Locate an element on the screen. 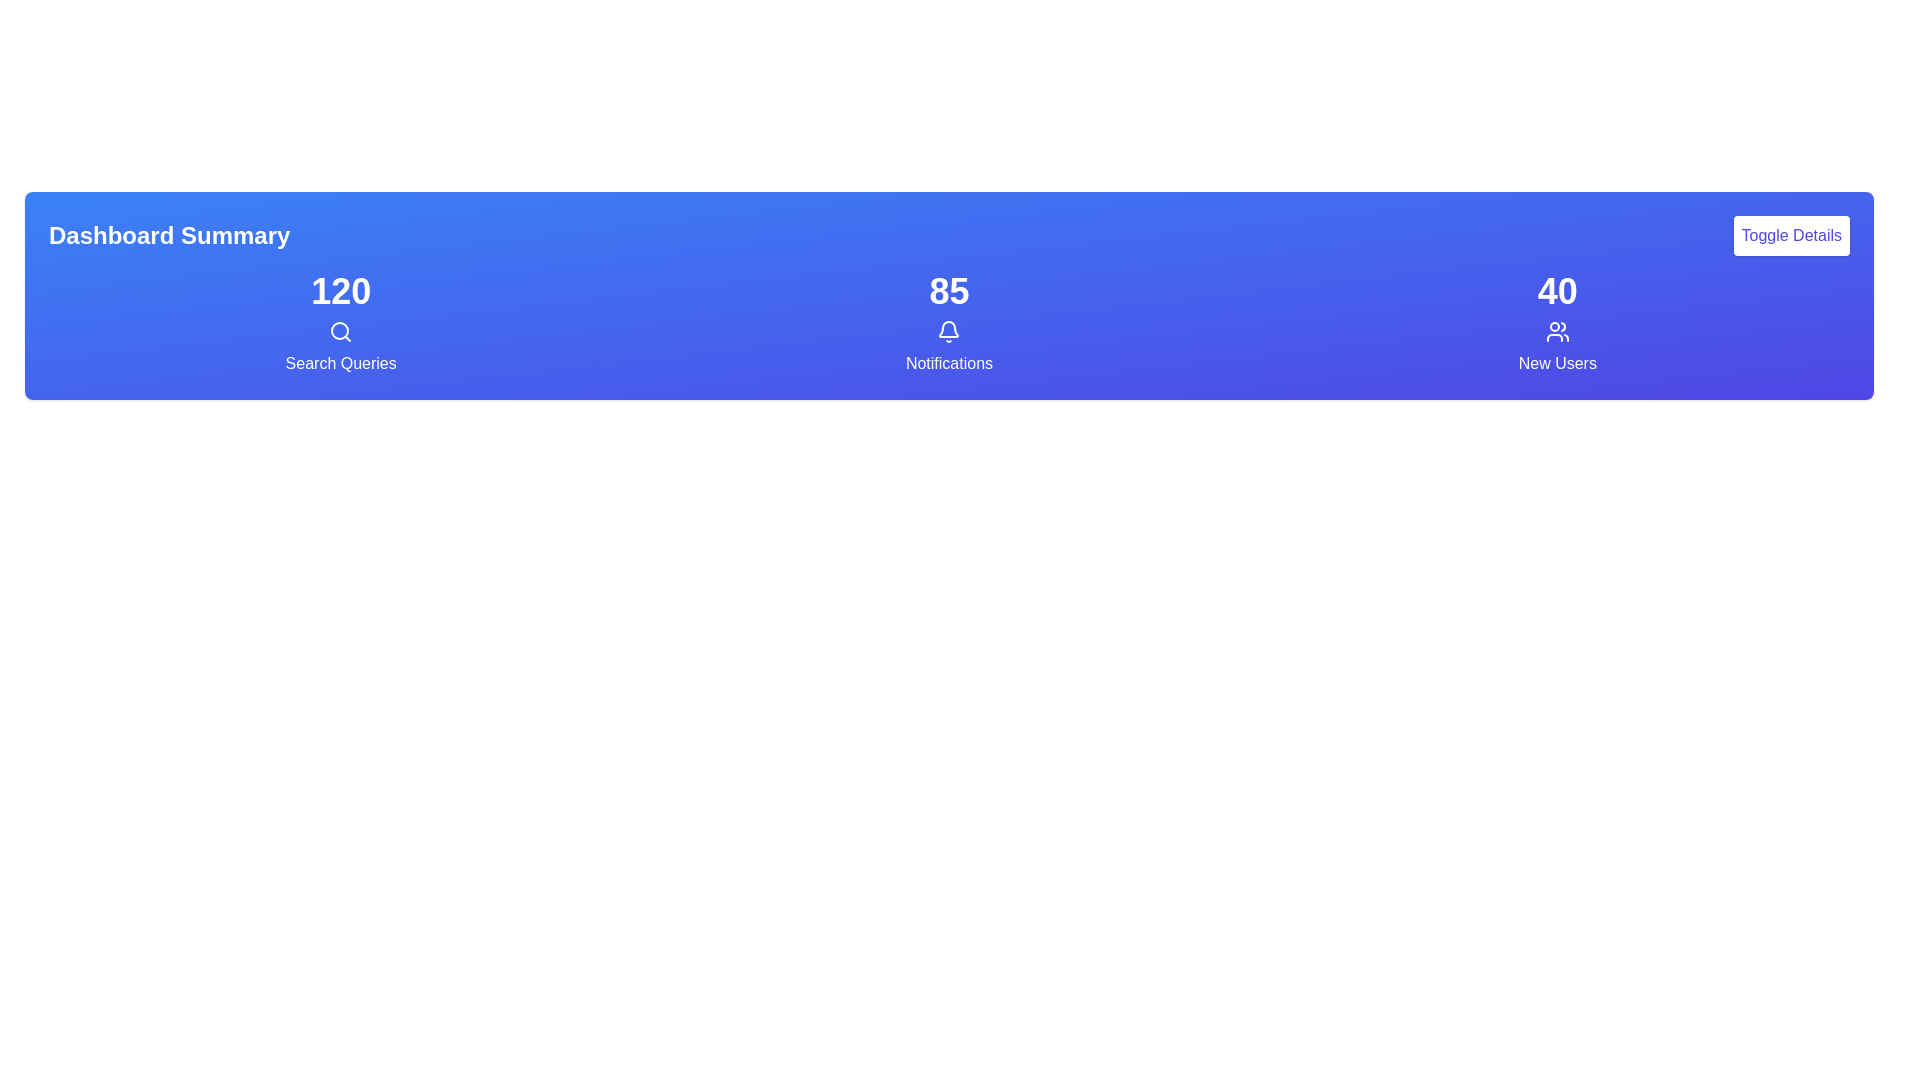 This screenshot has width=1920, height=1080. the decorative icon symbolizing the 'New Users' statistic, located below the text '40' and above the label 'New Users' in the rightmost information card of the dashboard is located at coordinates (1556, 330).